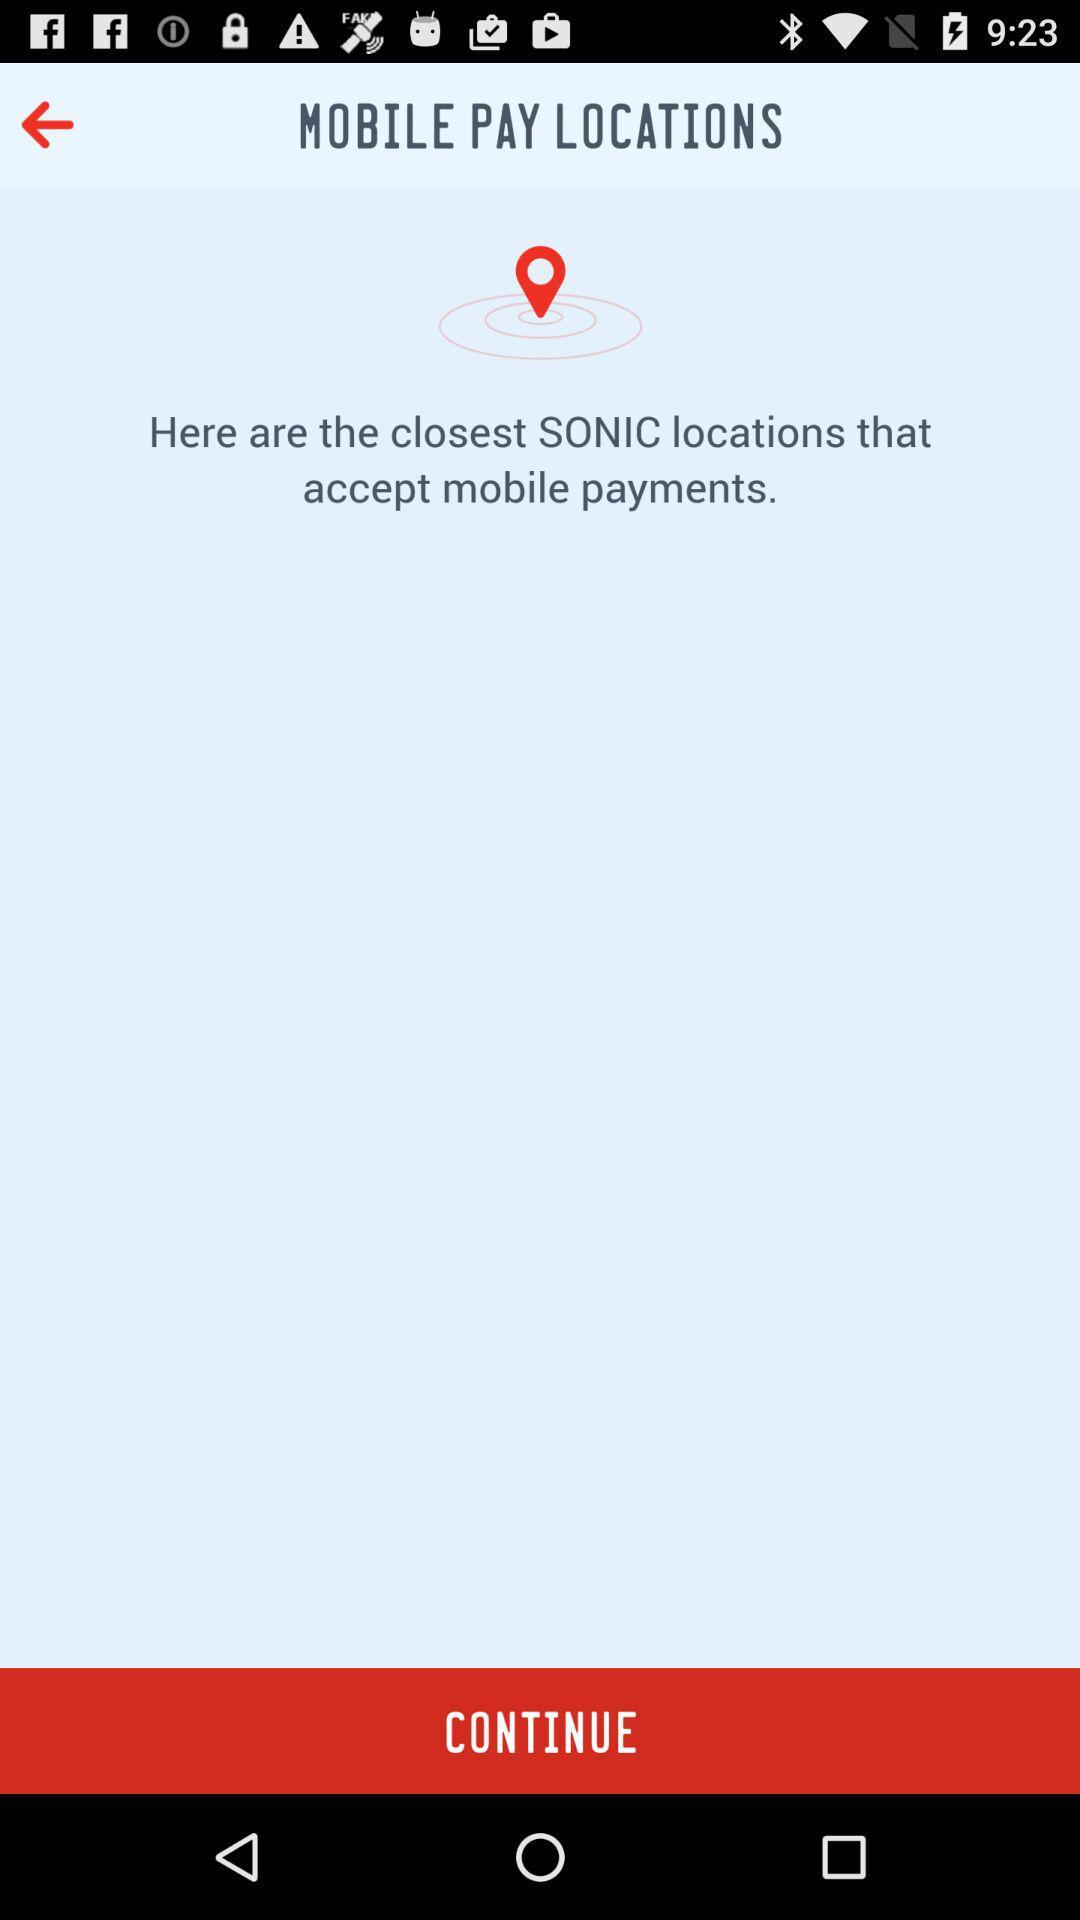 This screenshot has height=1920, width=1080. I want to click on the icon at the top left corner, so click(46, 123).